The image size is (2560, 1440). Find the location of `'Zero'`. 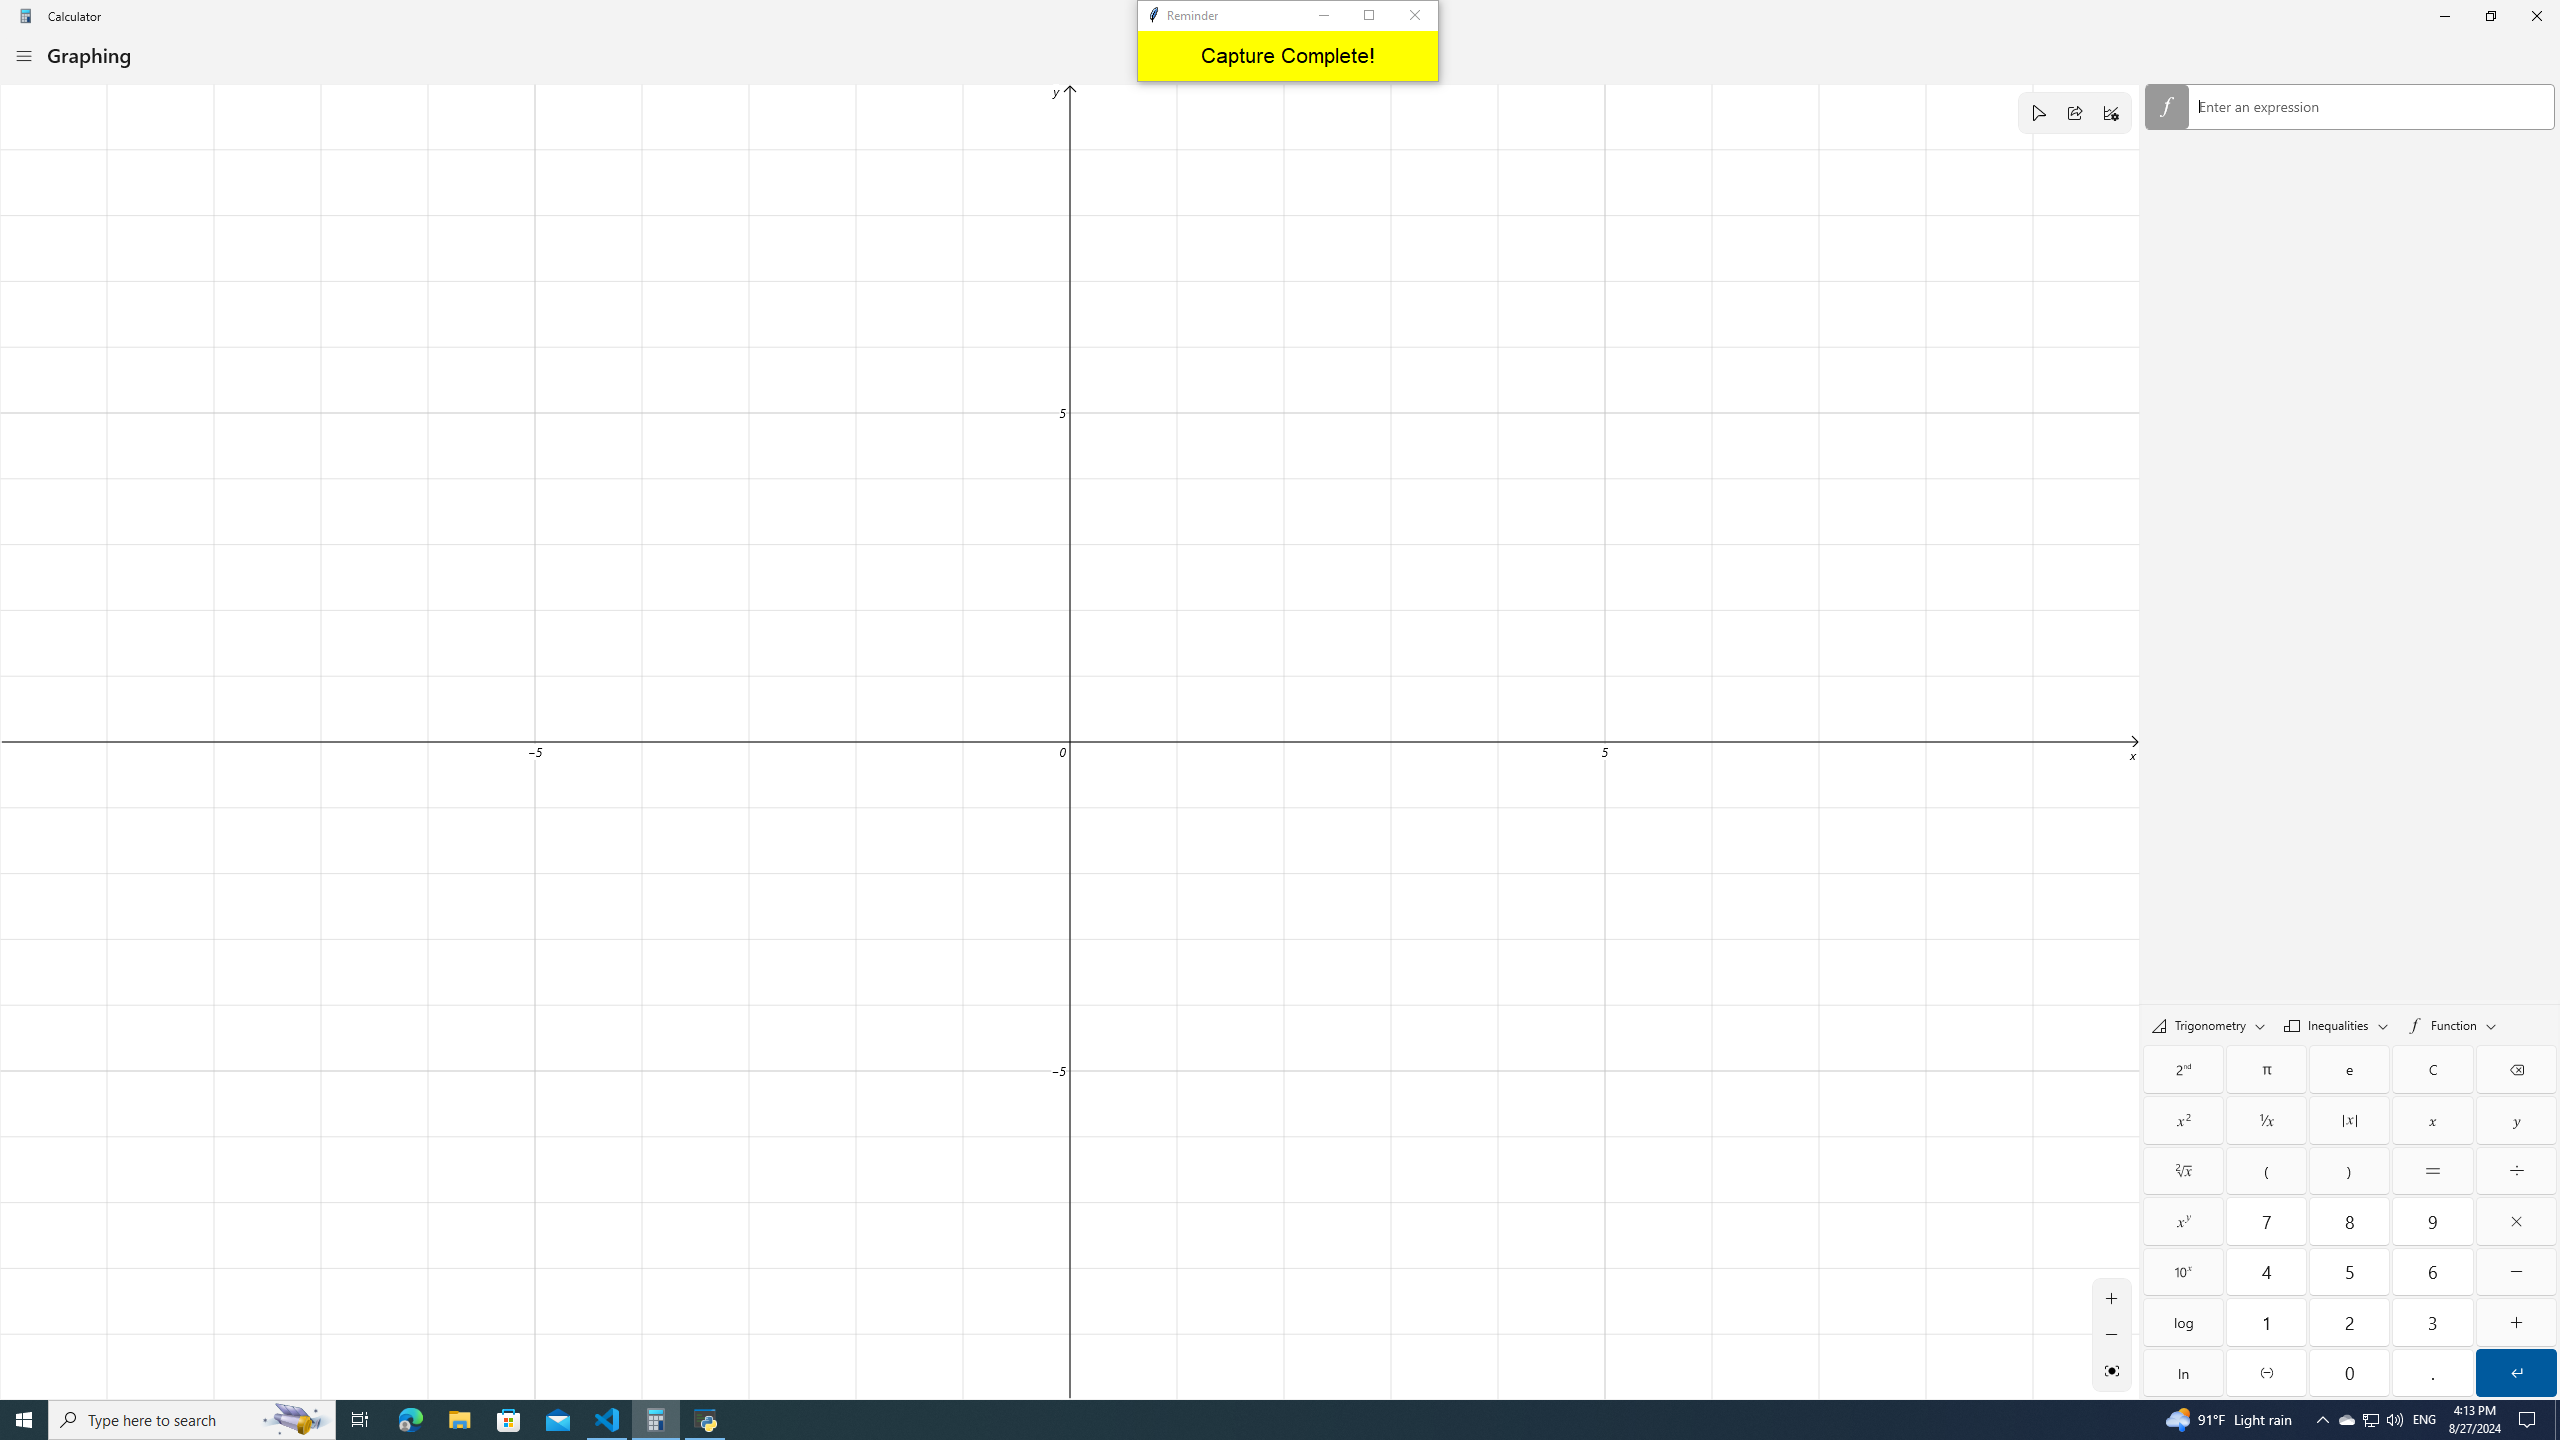

'Zero' is located at coordinates (2349, 1372).